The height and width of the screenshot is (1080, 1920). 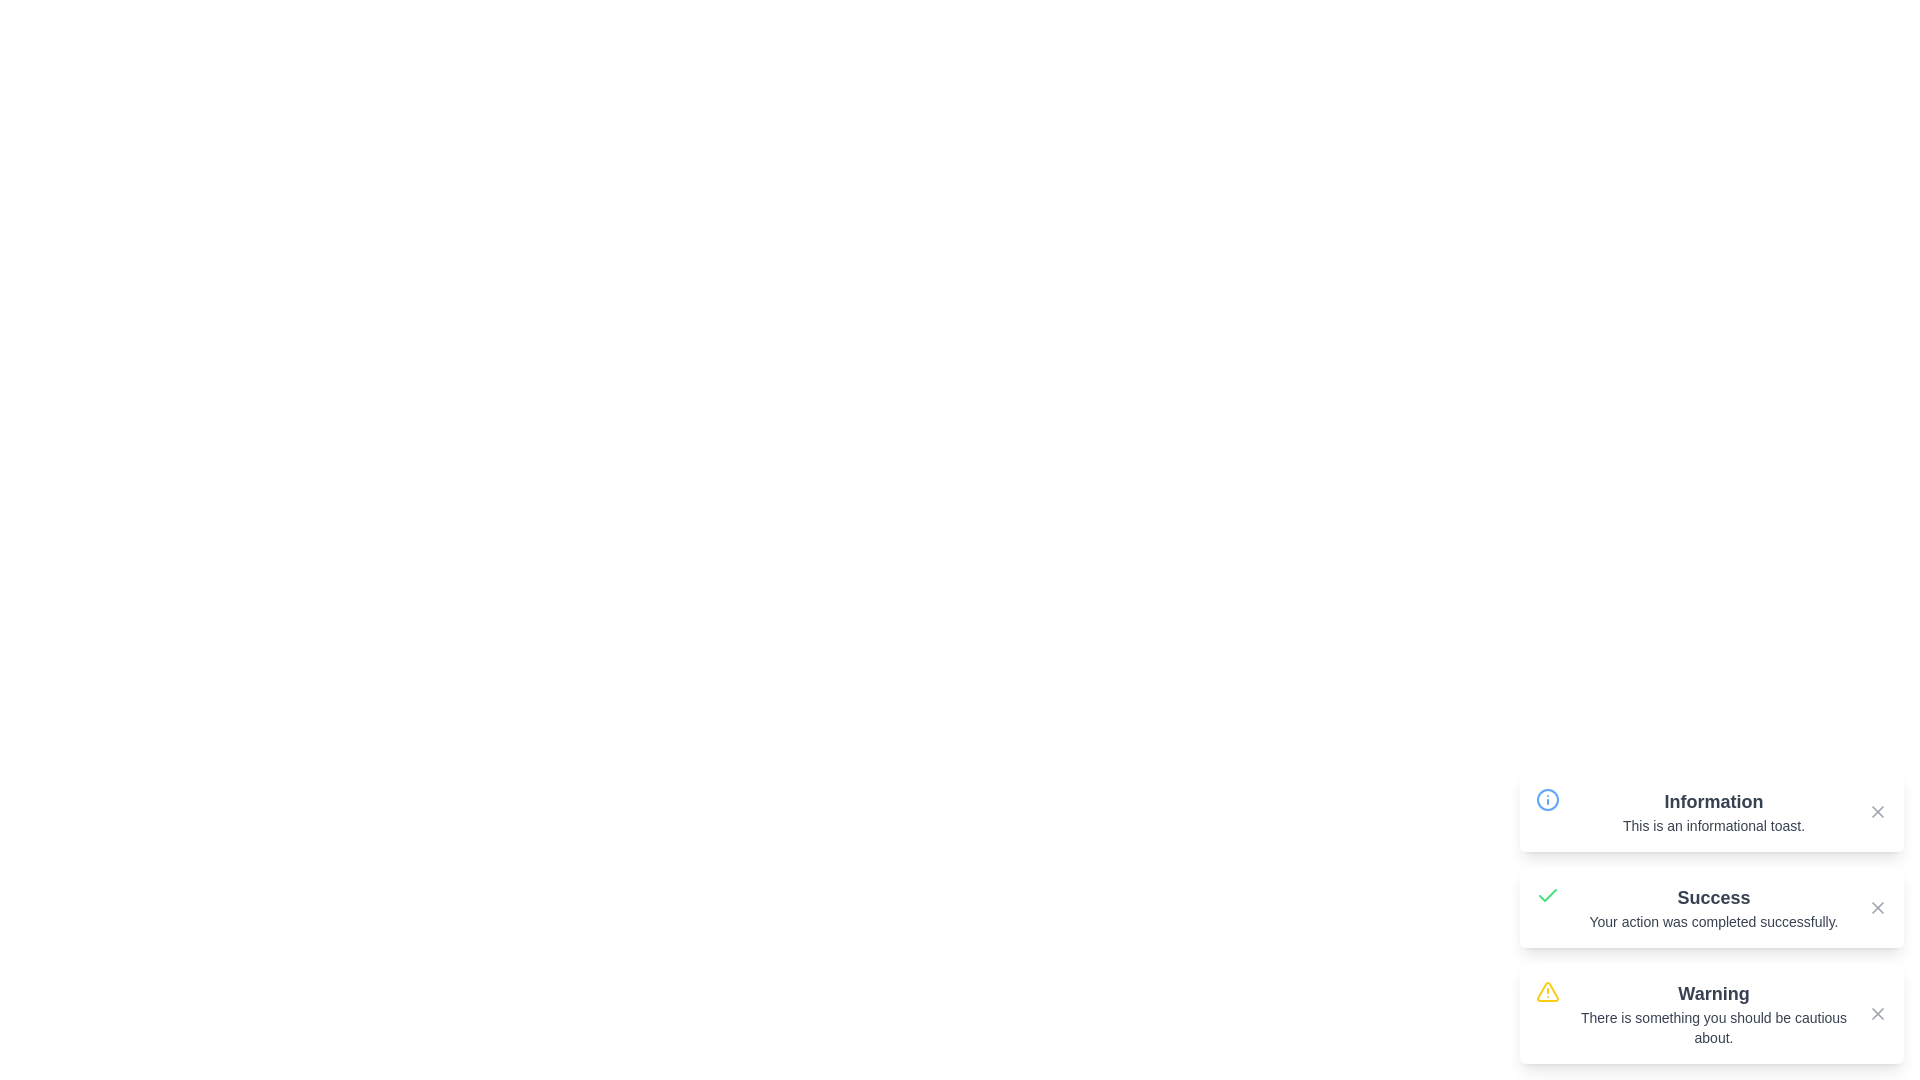 What do you see at coordinates (1712, 907) in the screenshot?
I see `notification message displayed in a card with a green border, containing the text 'Success.' and 'Your action was completed successfully.'` at bounding box center [1712, 907].